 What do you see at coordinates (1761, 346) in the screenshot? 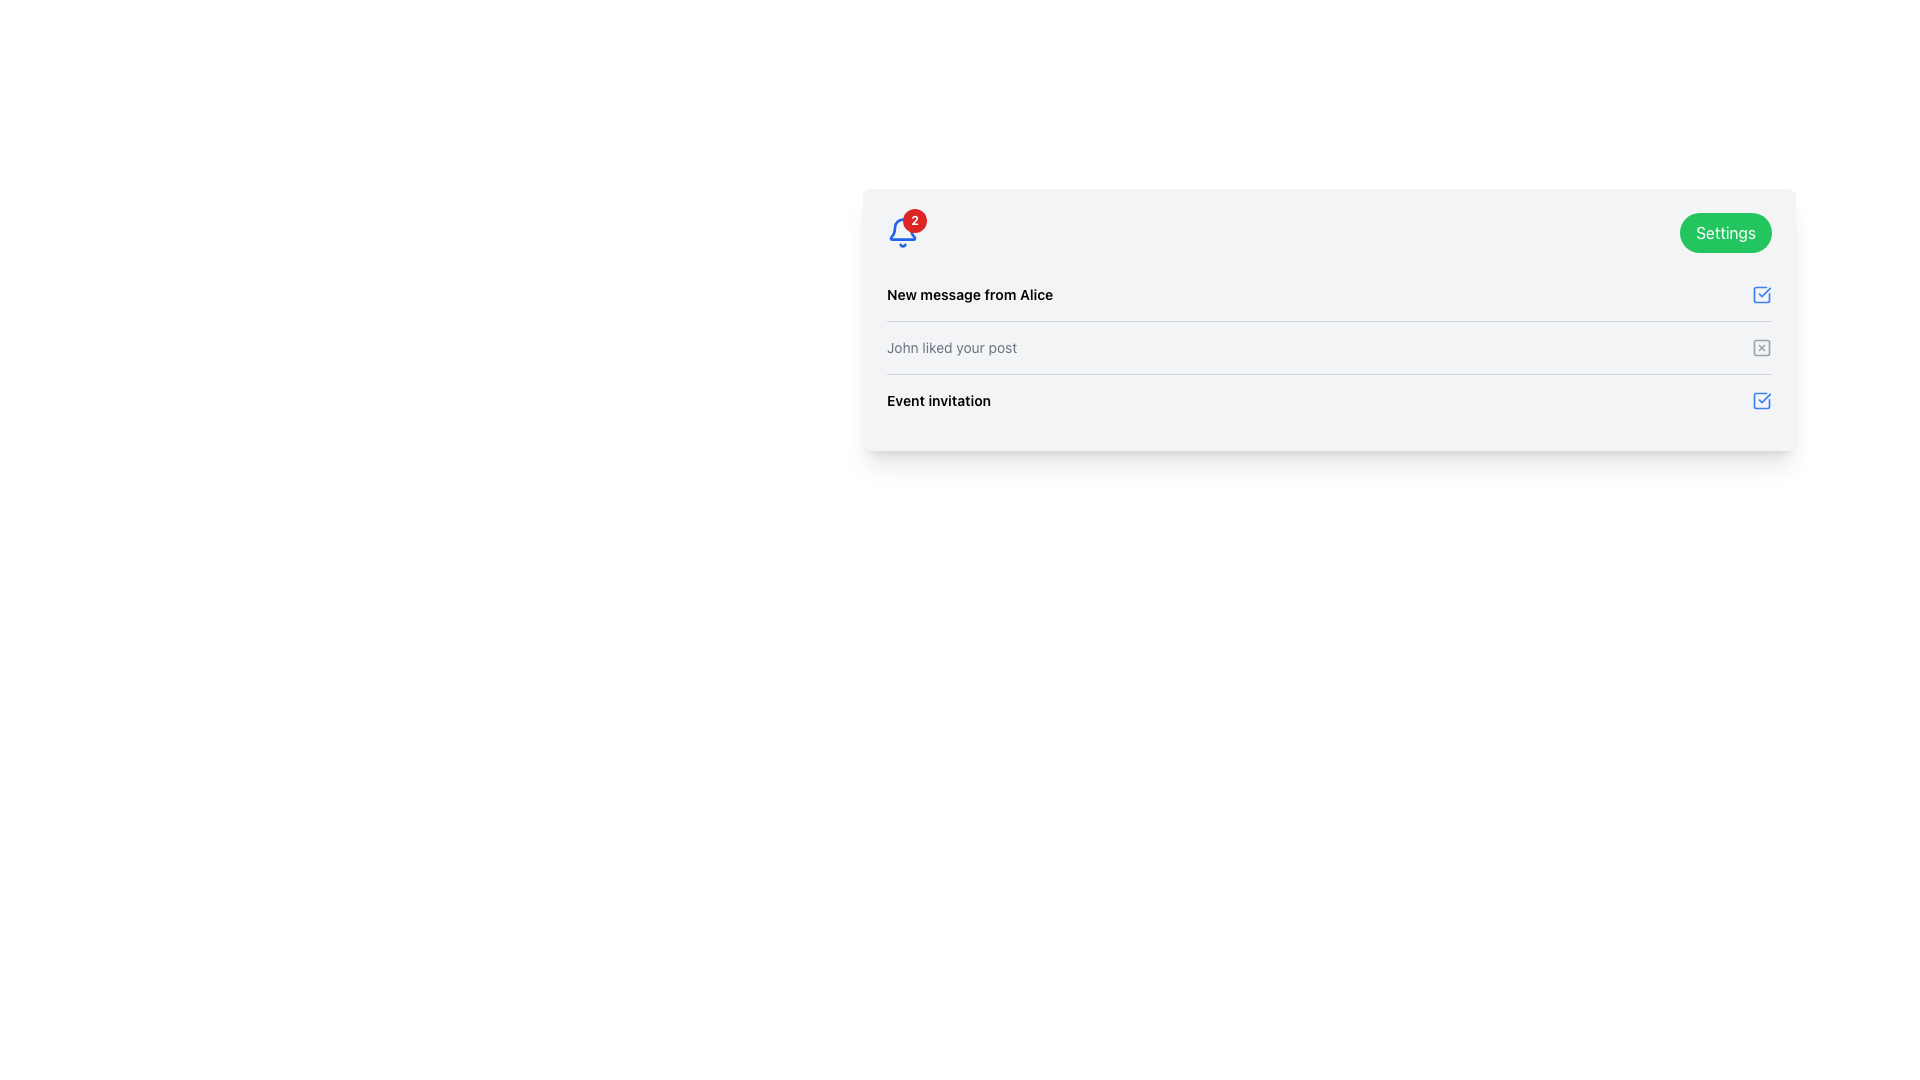
I see `the minimalistic light gray square button with an 'X' shape inside, located on the right side of the notification row that reads 'John liked your post'` at bounding box center [1761, 346].